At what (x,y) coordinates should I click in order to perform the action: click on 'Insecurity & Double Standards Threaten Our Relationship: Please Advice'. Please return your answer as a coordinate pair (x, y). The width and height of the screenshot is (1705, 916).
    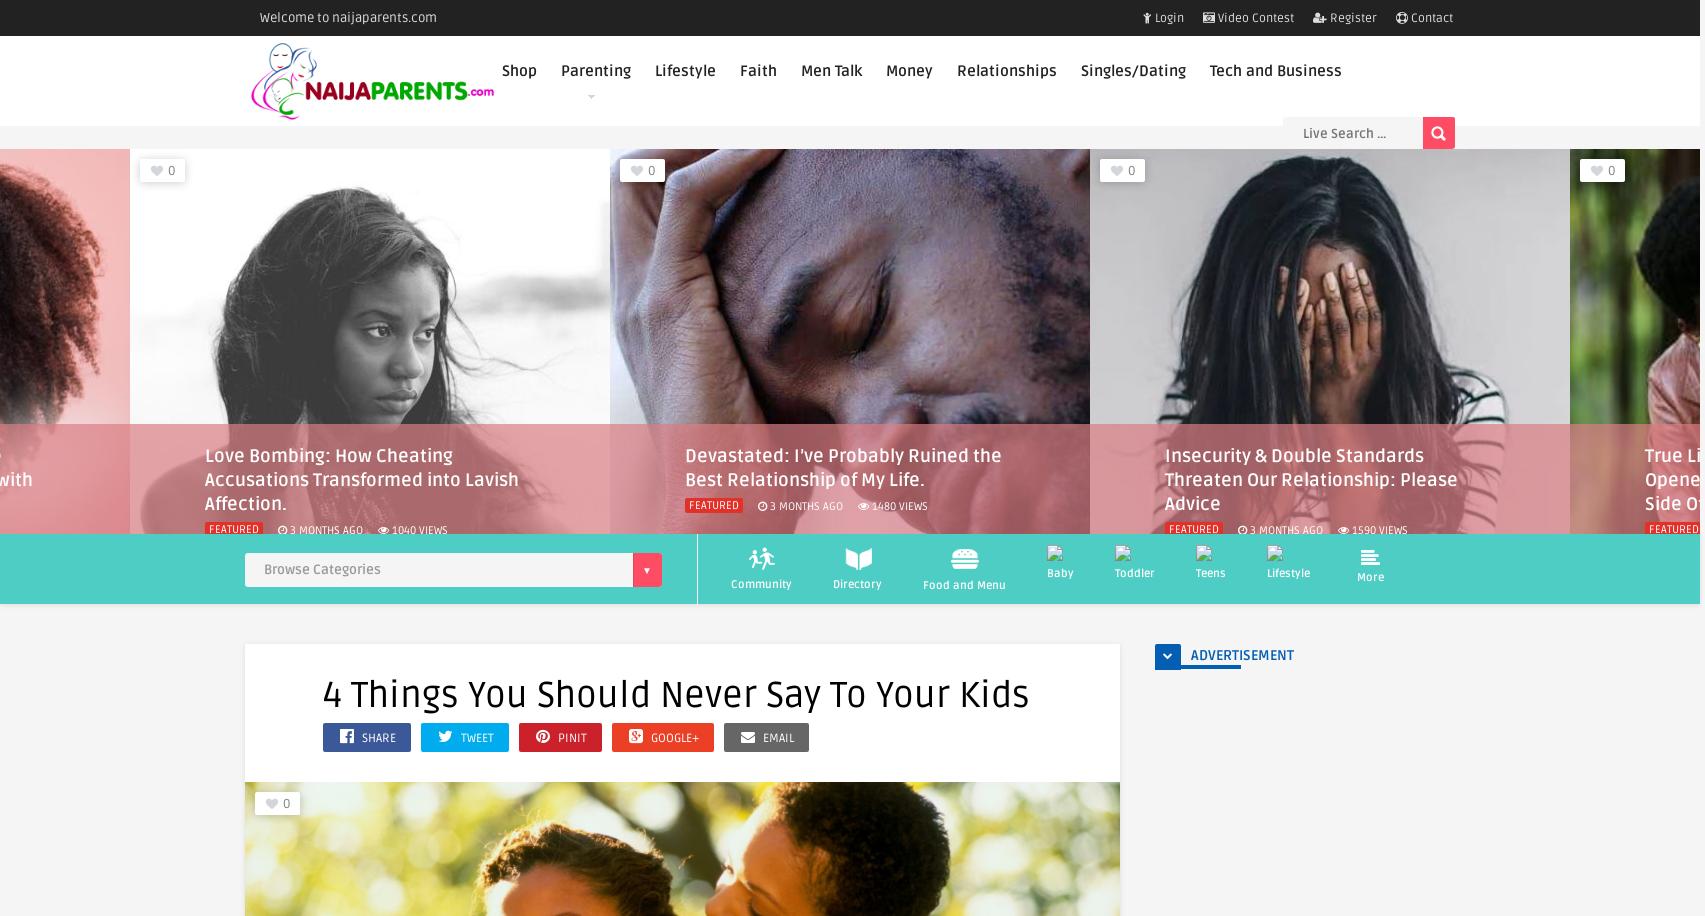
    Looking at the image, I should click on (831, 479).